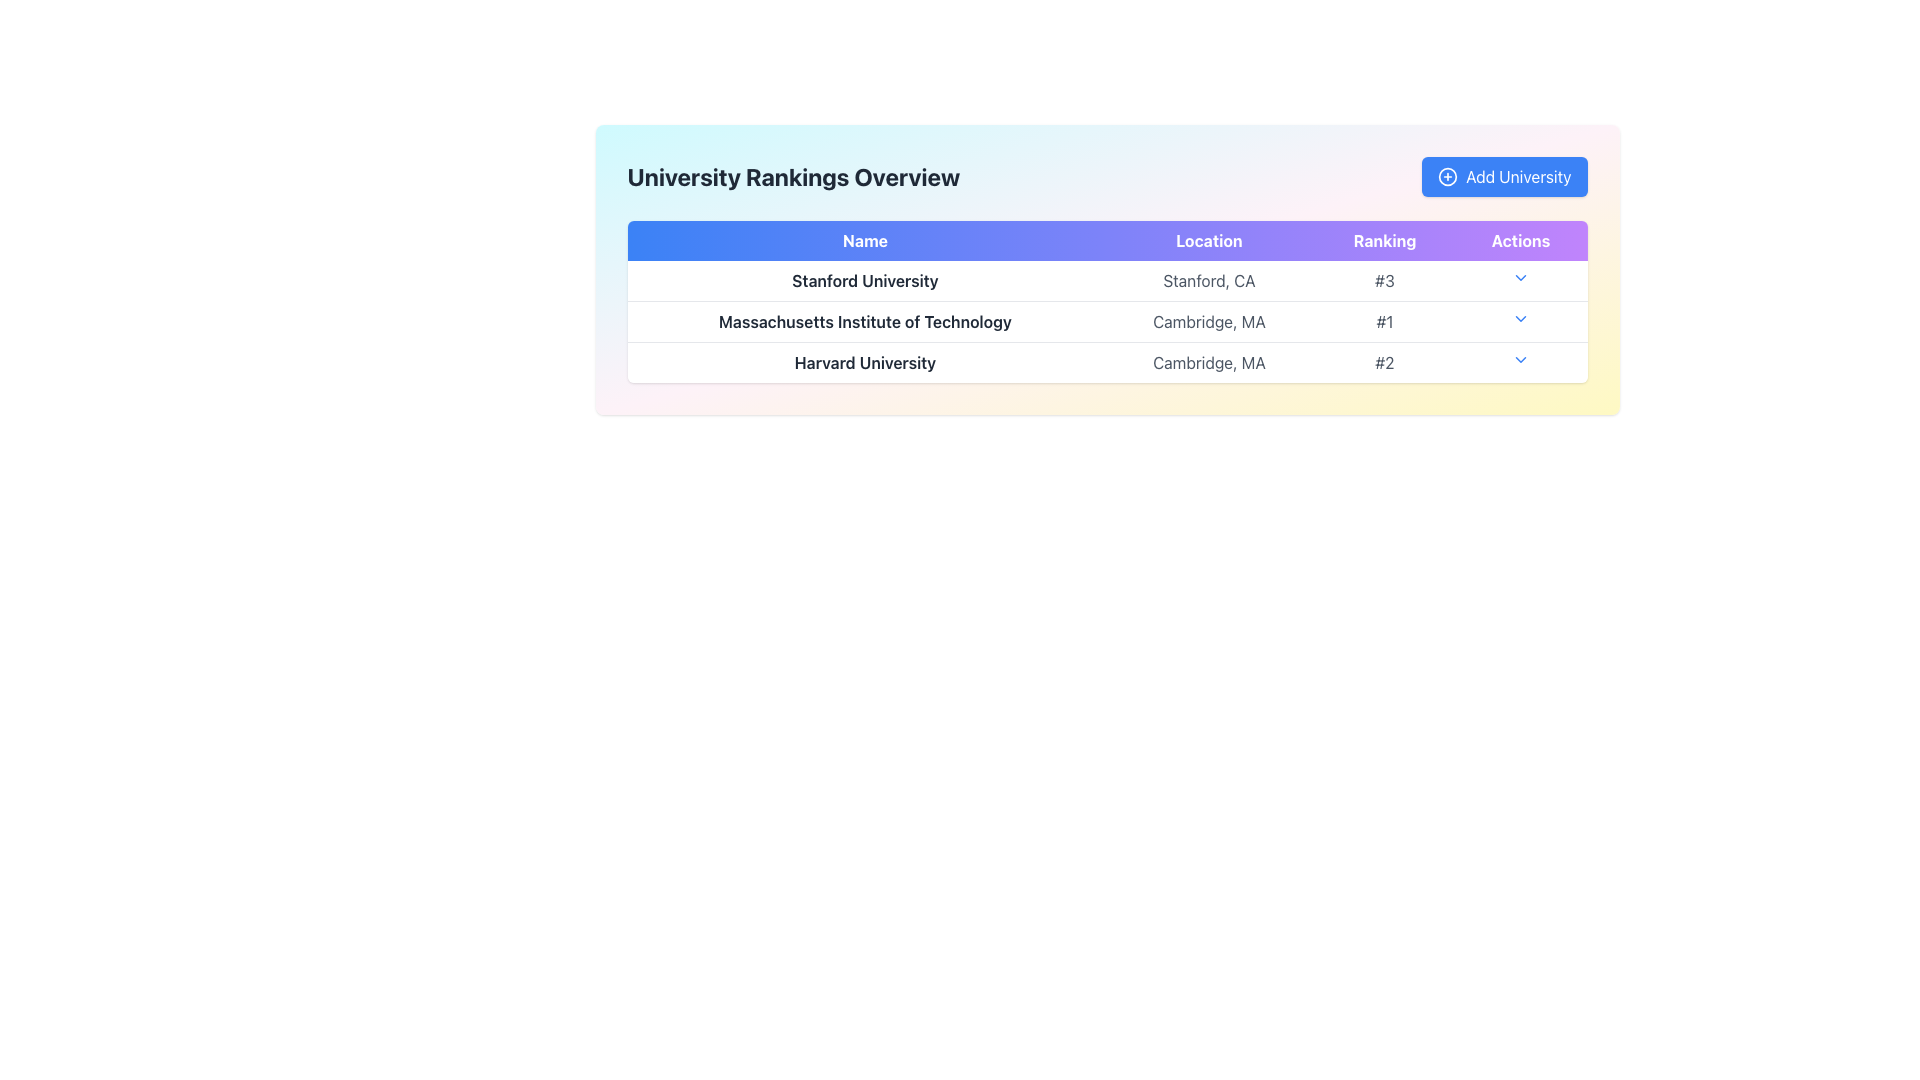 This screenshot has height=1080, width=1920. What do you see at coordinates (1384, 281) in the screenshot?
I see `the ranking position text for Stanford University in the university ranking table, located between the 'Location' column and the 'Actions' column` at bounding box center [1384, 281].